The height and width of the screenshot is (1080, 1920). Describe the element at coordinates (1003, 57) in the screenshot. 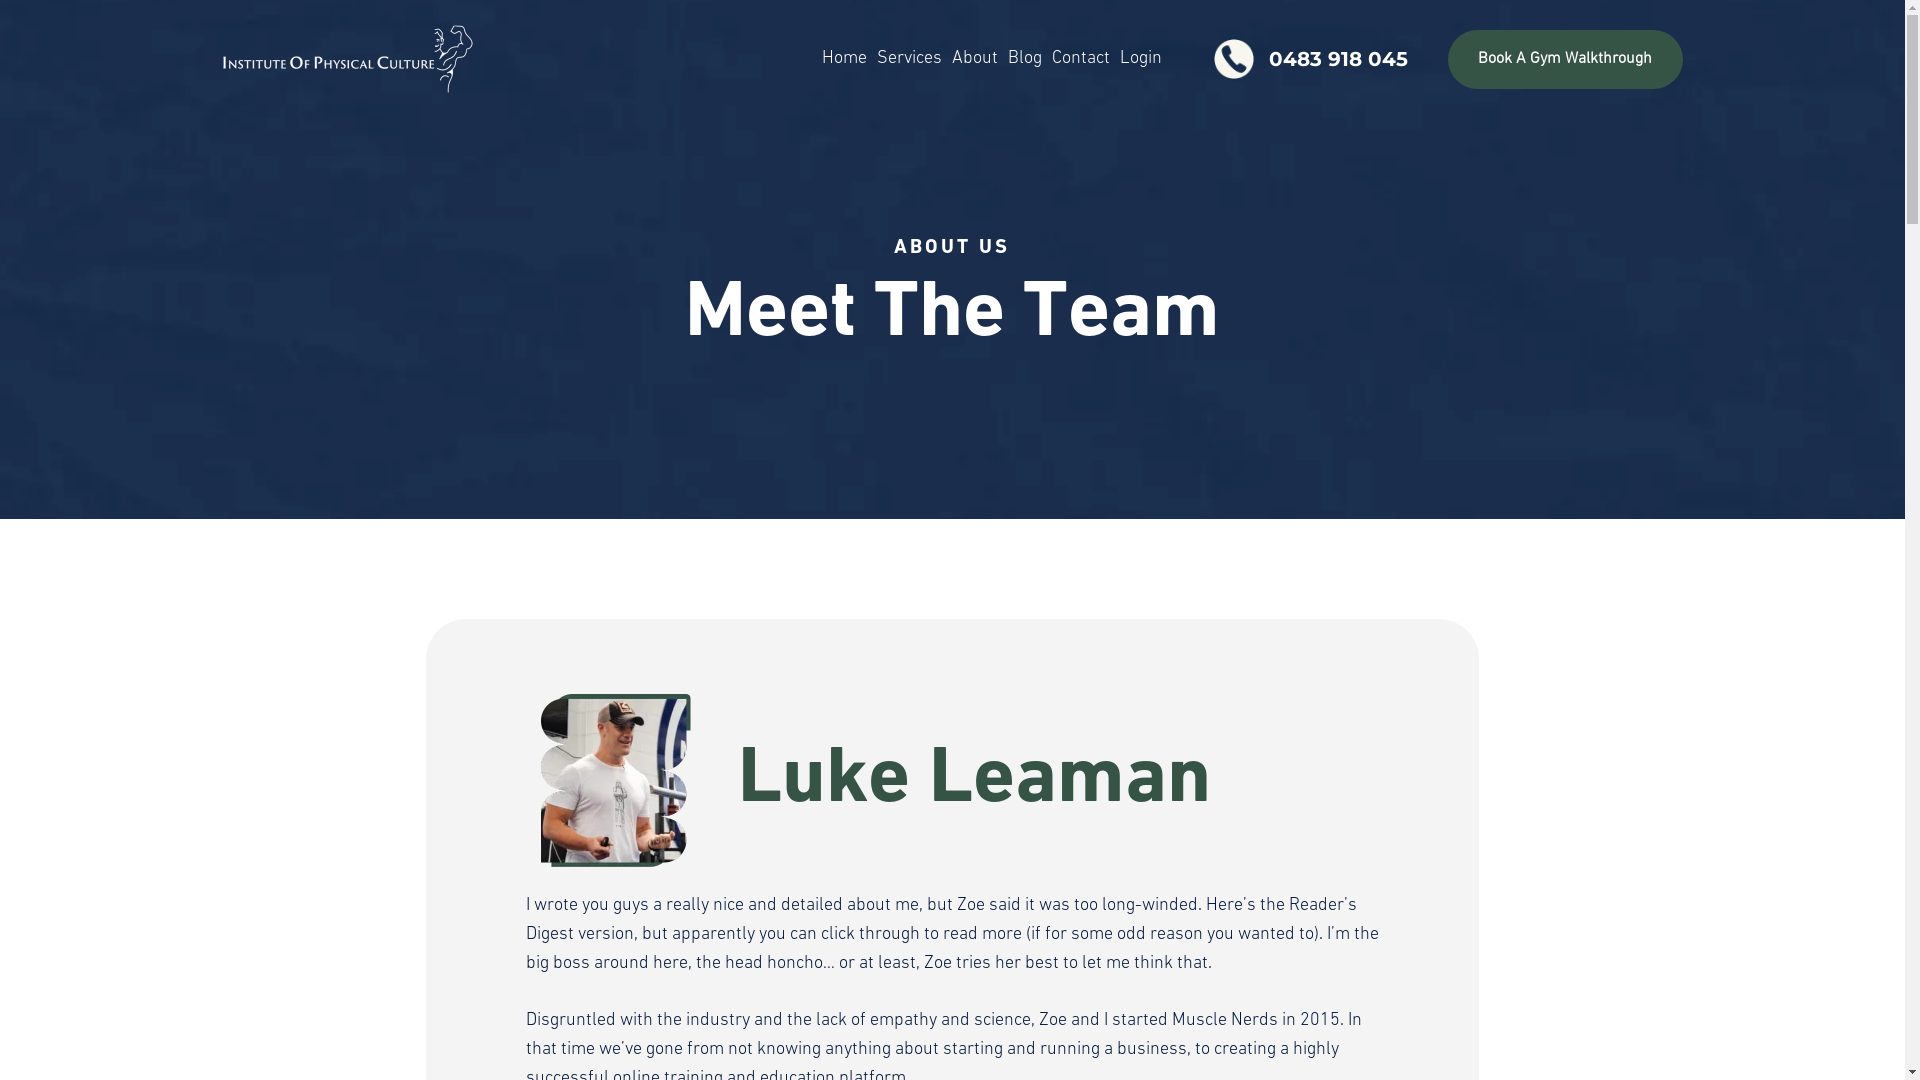

I see `'Blog'` at that location.